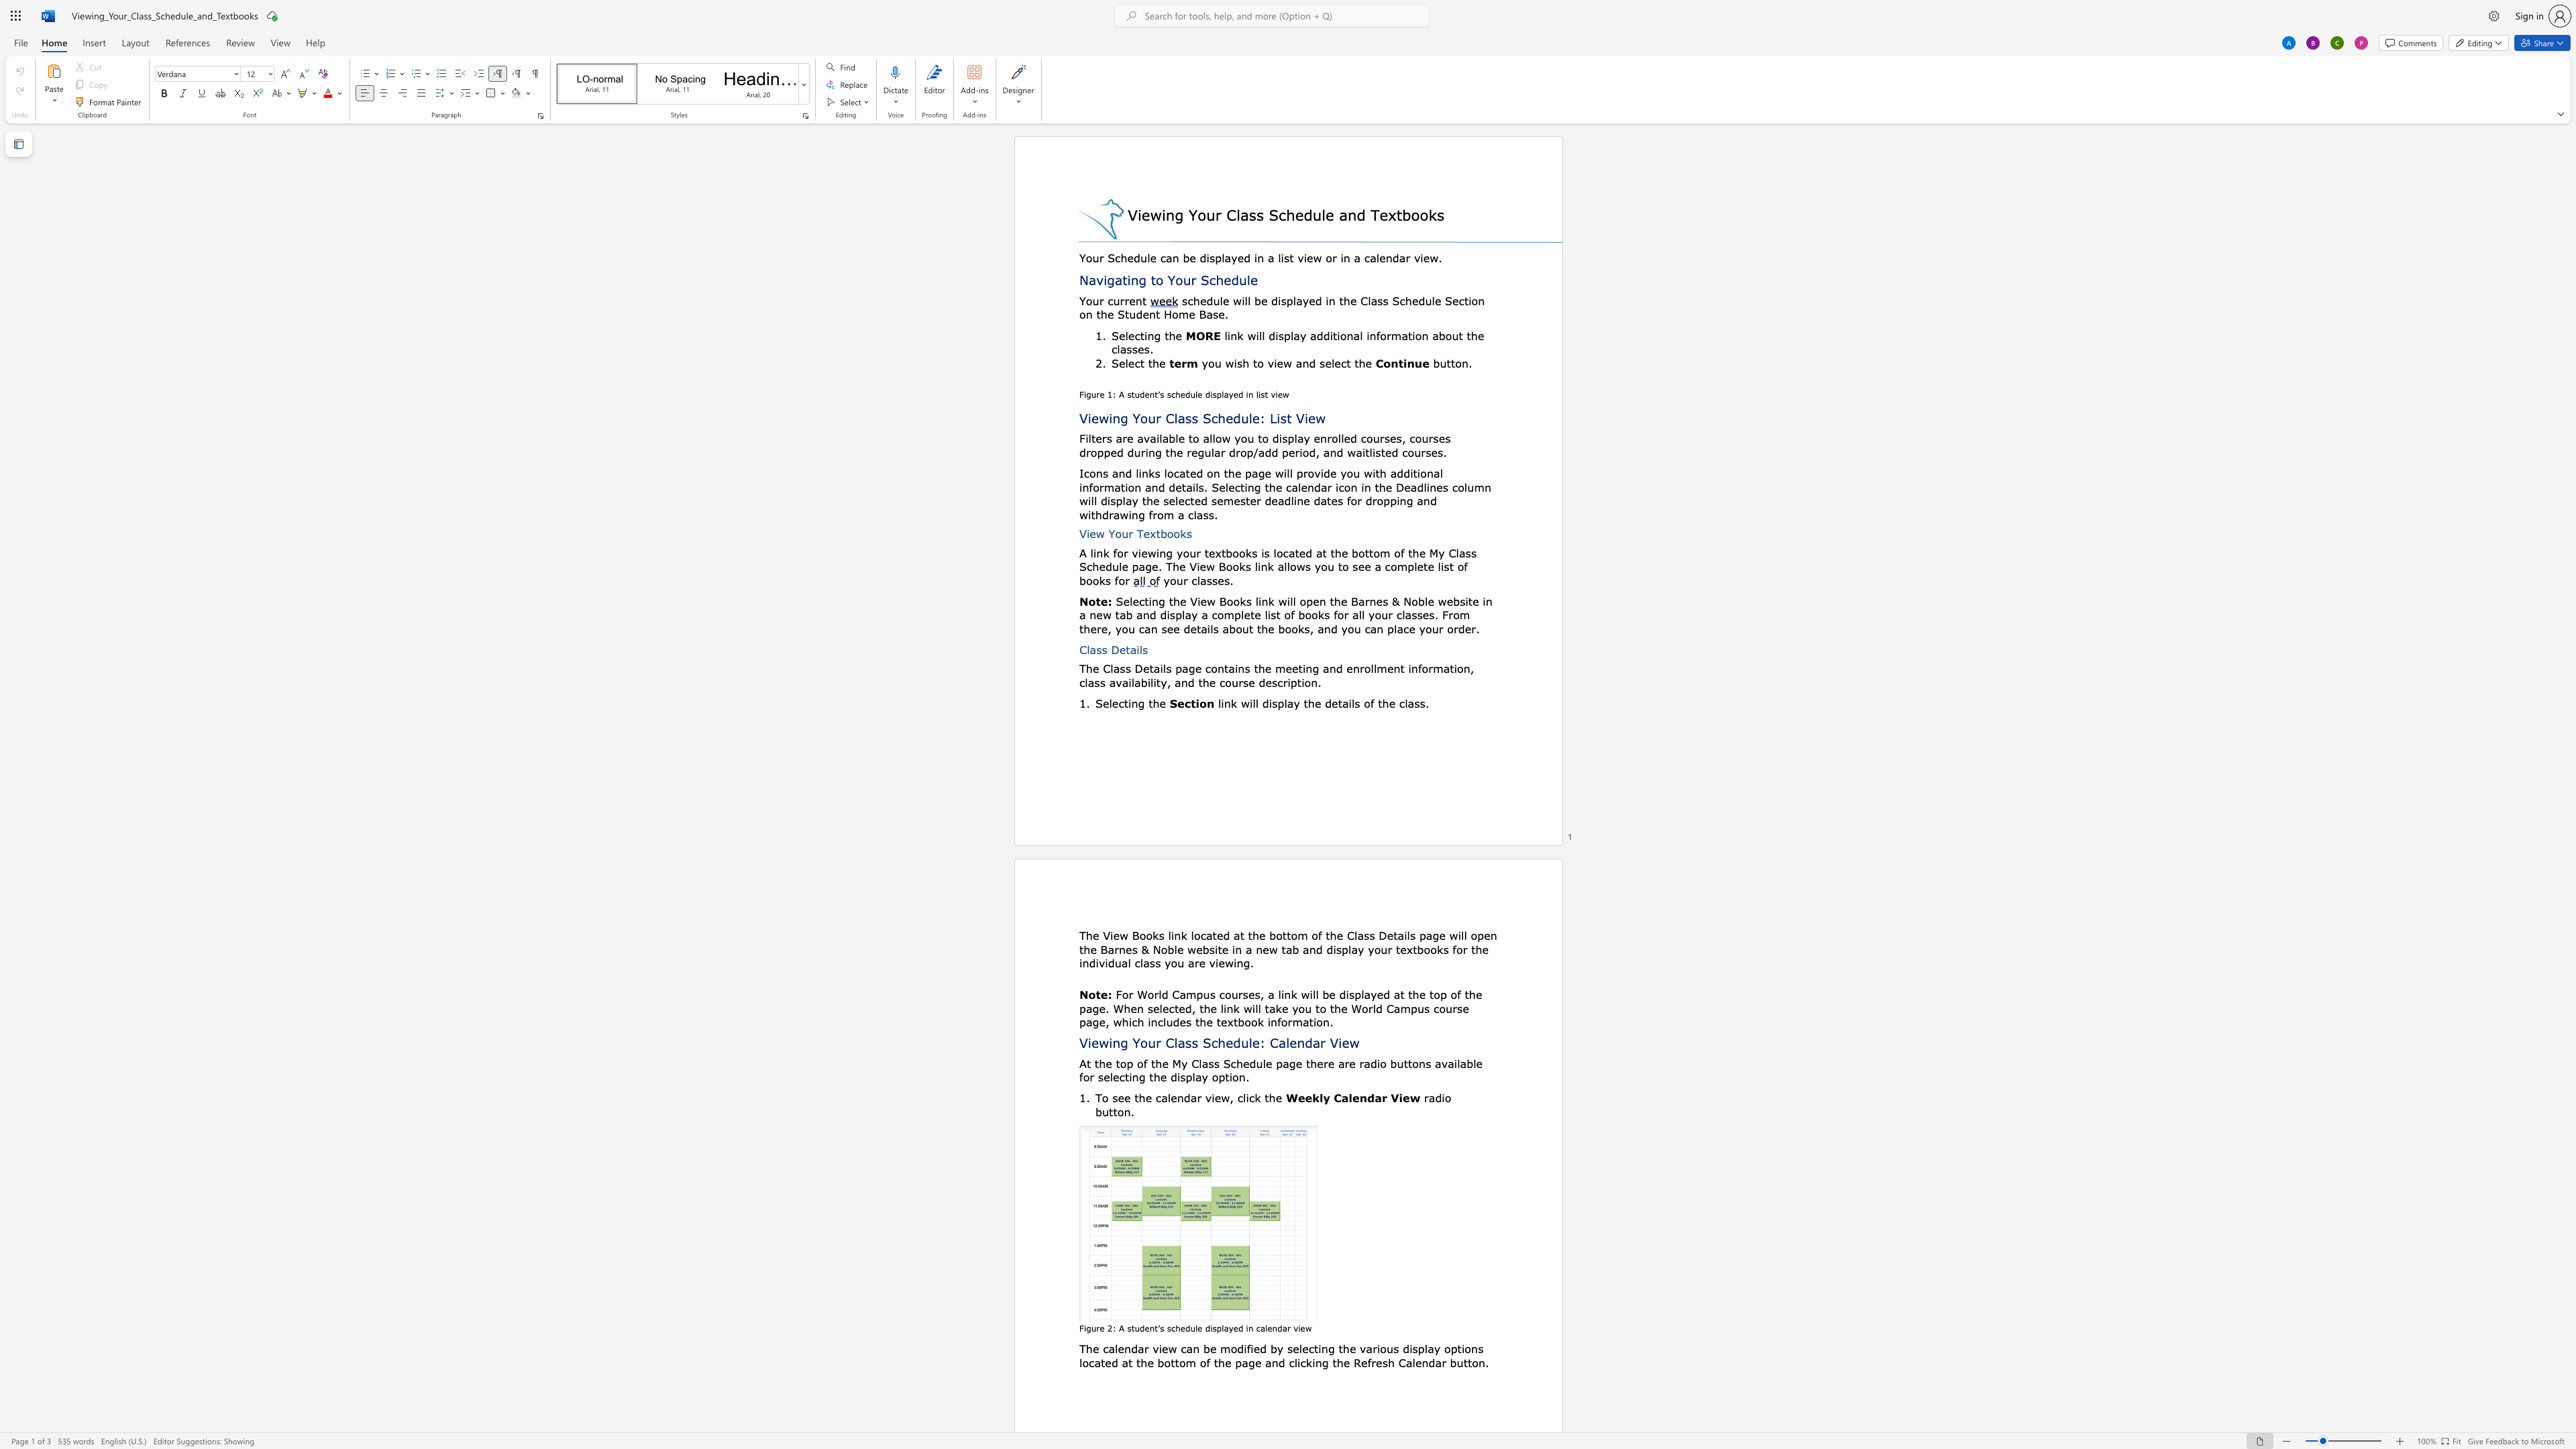 The image size is (2576, 1449). I want to click on the 1th character "s" in the text, so click(1188, 533).